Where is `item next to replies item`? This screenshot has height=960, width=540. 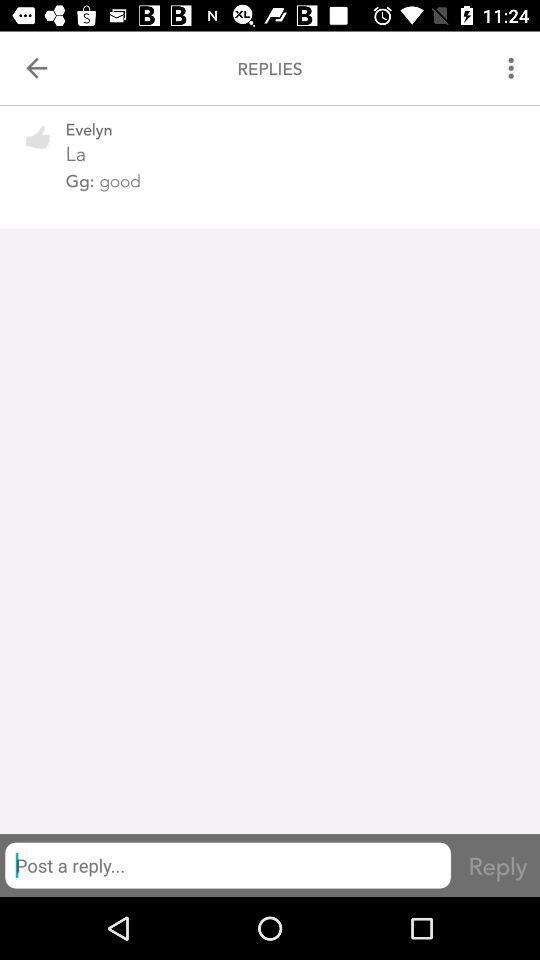 item next to replies item is located at coordinates (36, 68).